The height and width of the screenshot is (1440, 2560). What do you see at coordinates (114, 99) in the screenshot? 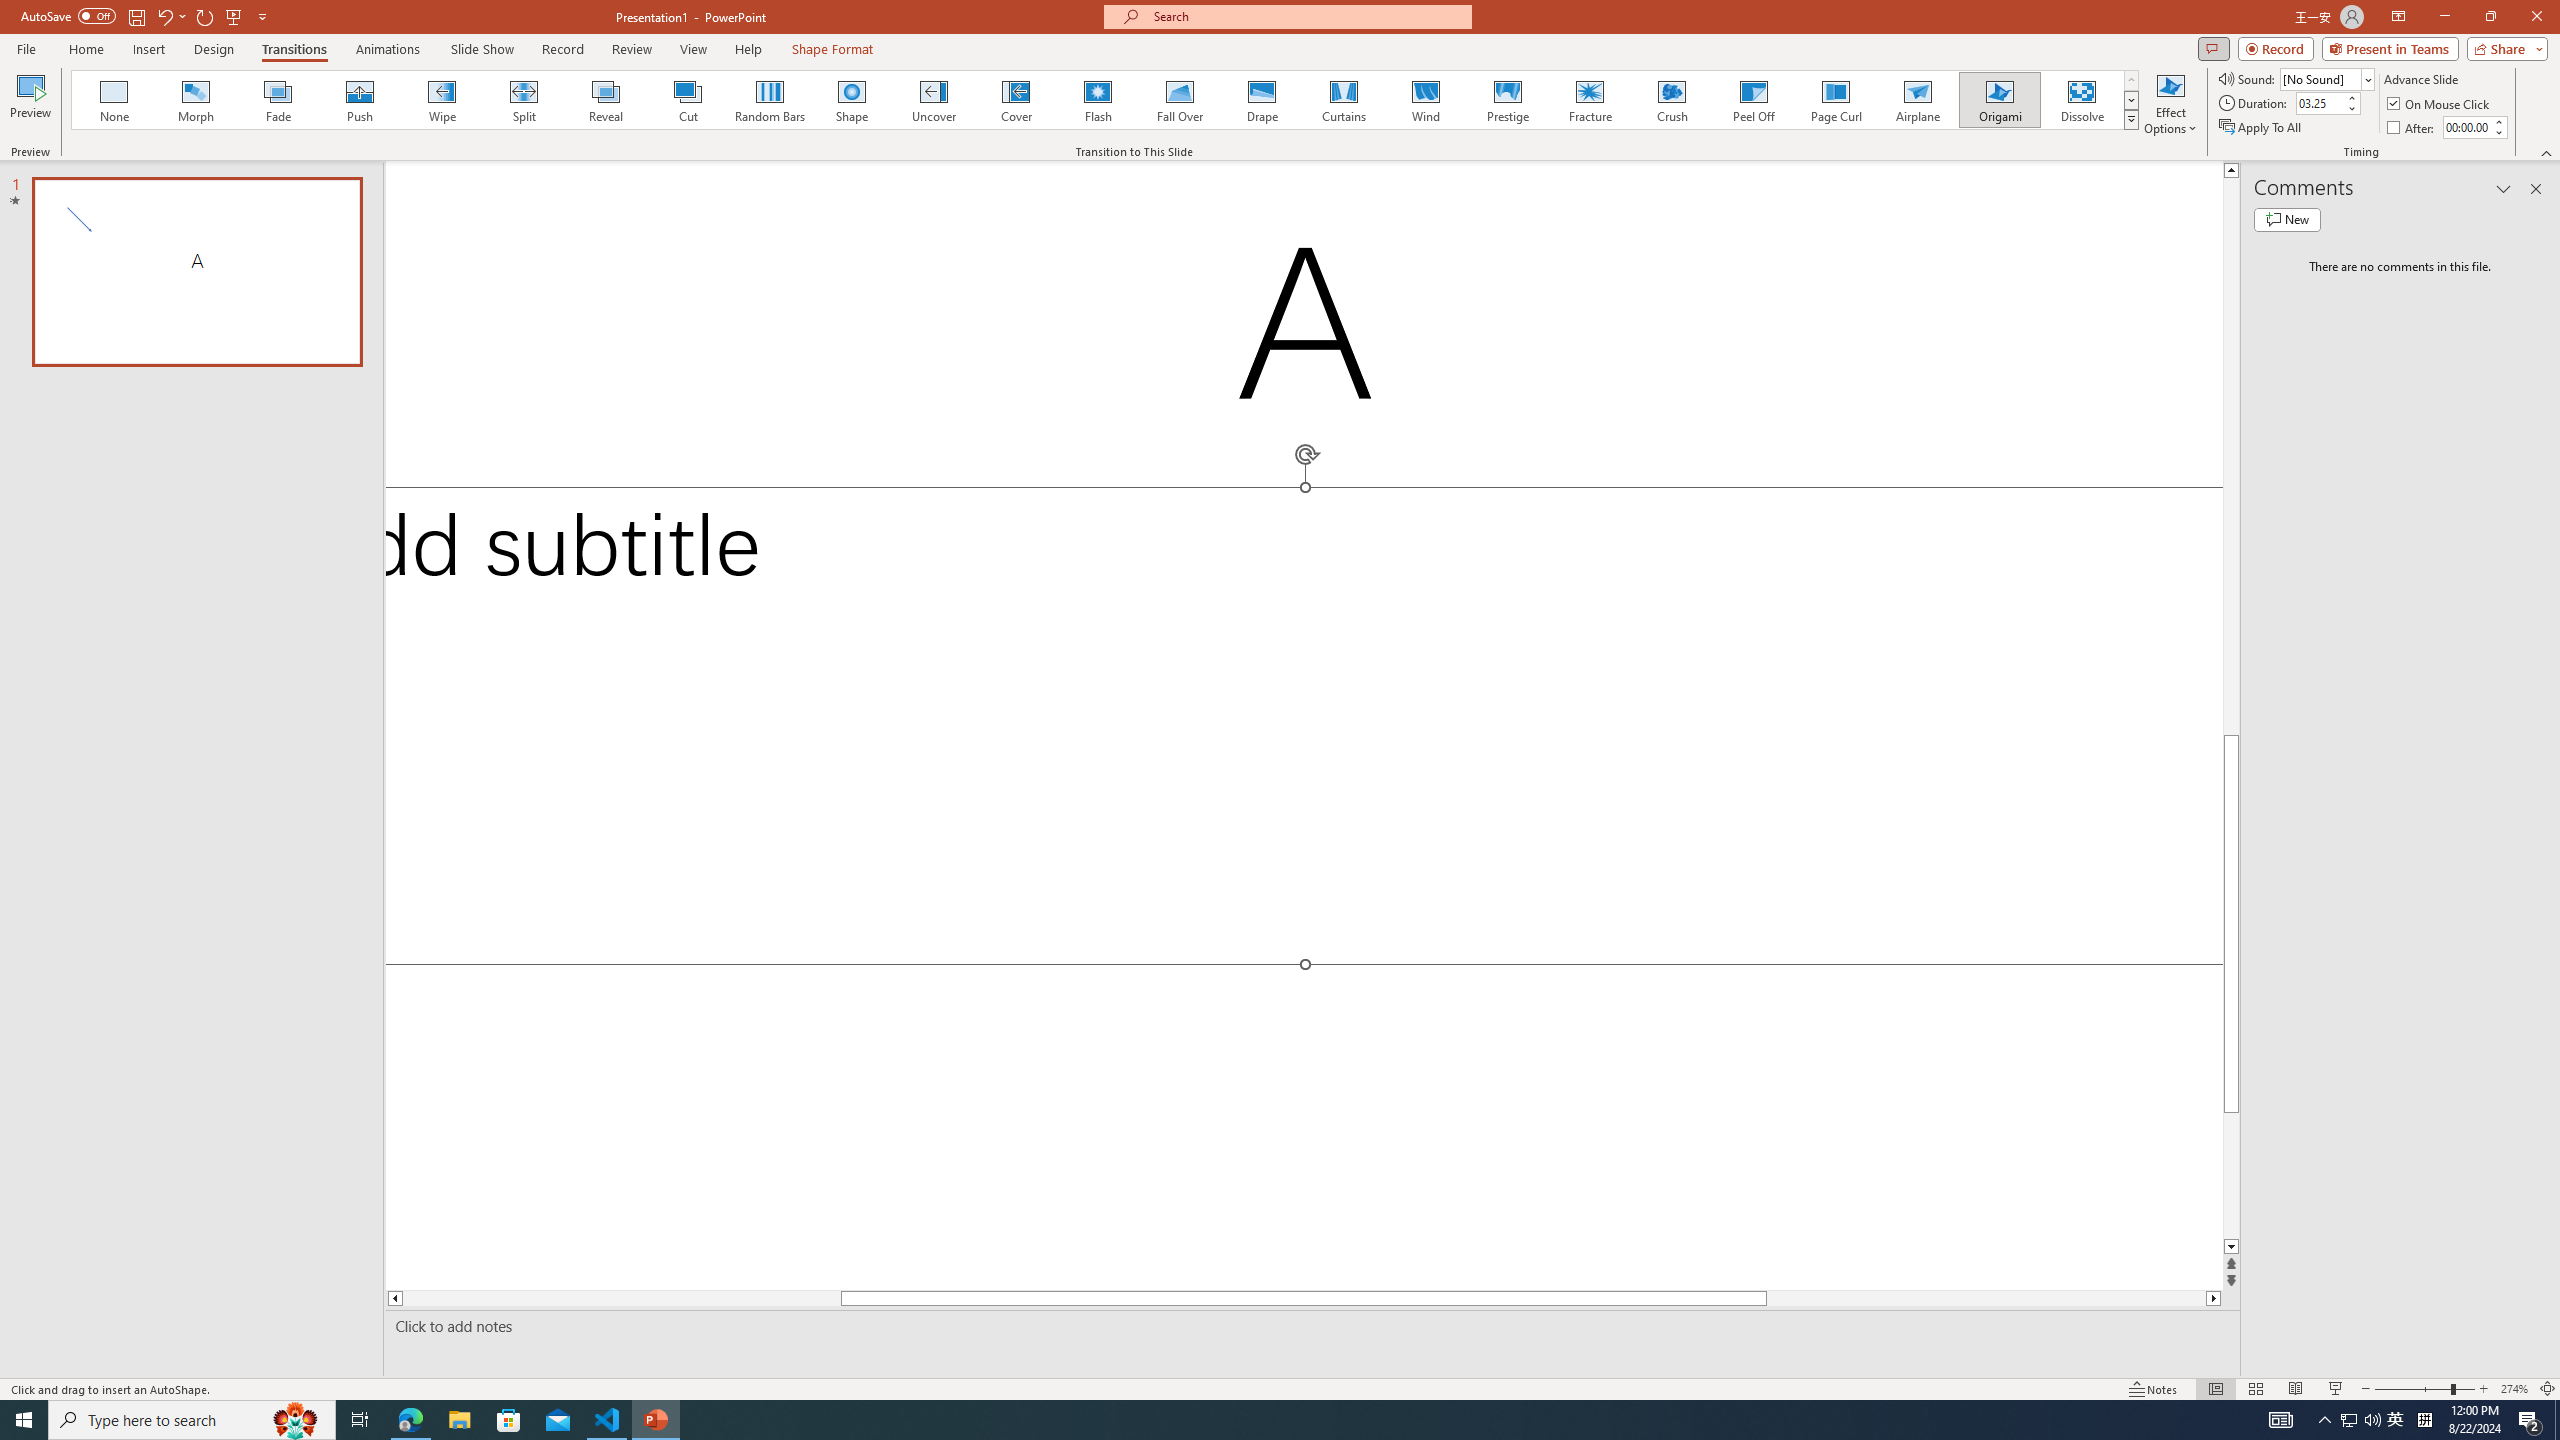
I see `'None'` at bounding box center [114, 99].